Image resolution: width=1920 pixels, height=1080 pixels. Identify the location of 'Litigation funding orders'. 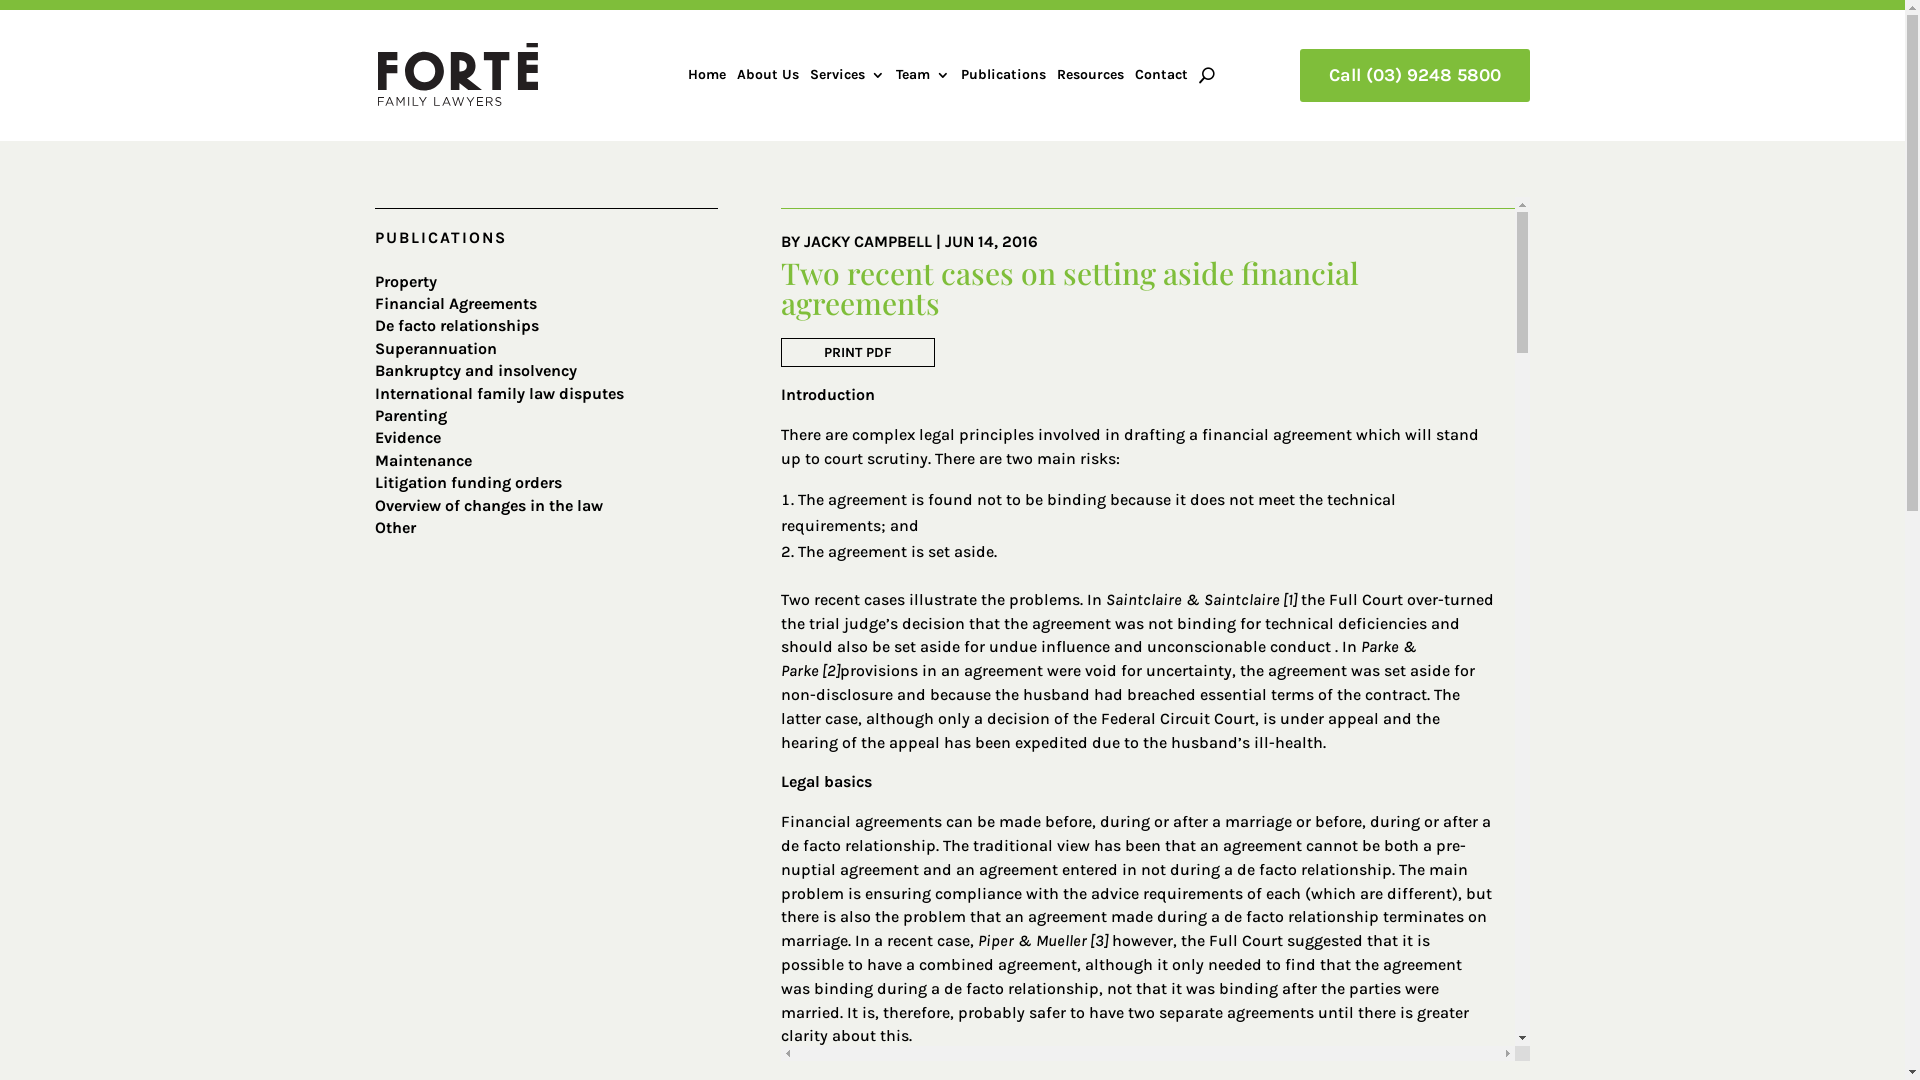
(467, 482).